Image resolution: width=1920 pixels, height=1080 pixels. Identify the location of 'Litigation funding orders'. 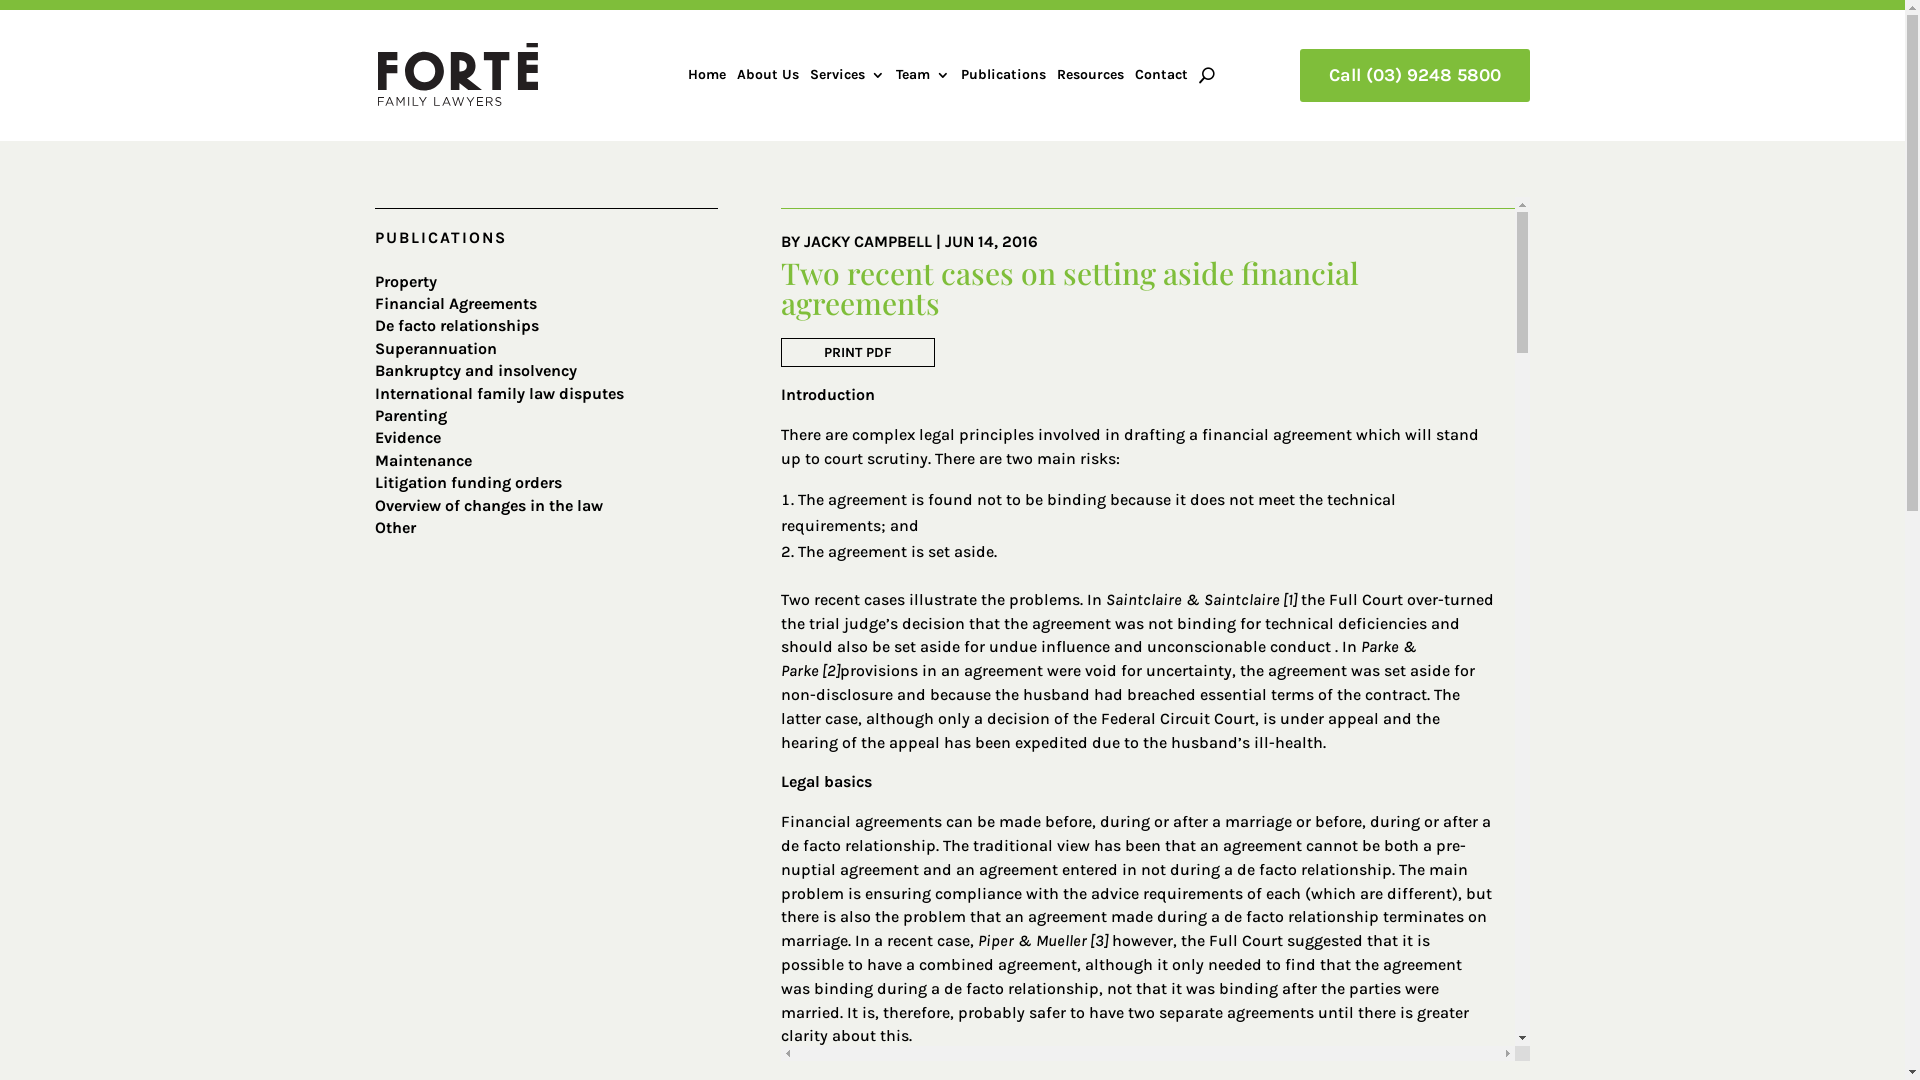
(467, 482).